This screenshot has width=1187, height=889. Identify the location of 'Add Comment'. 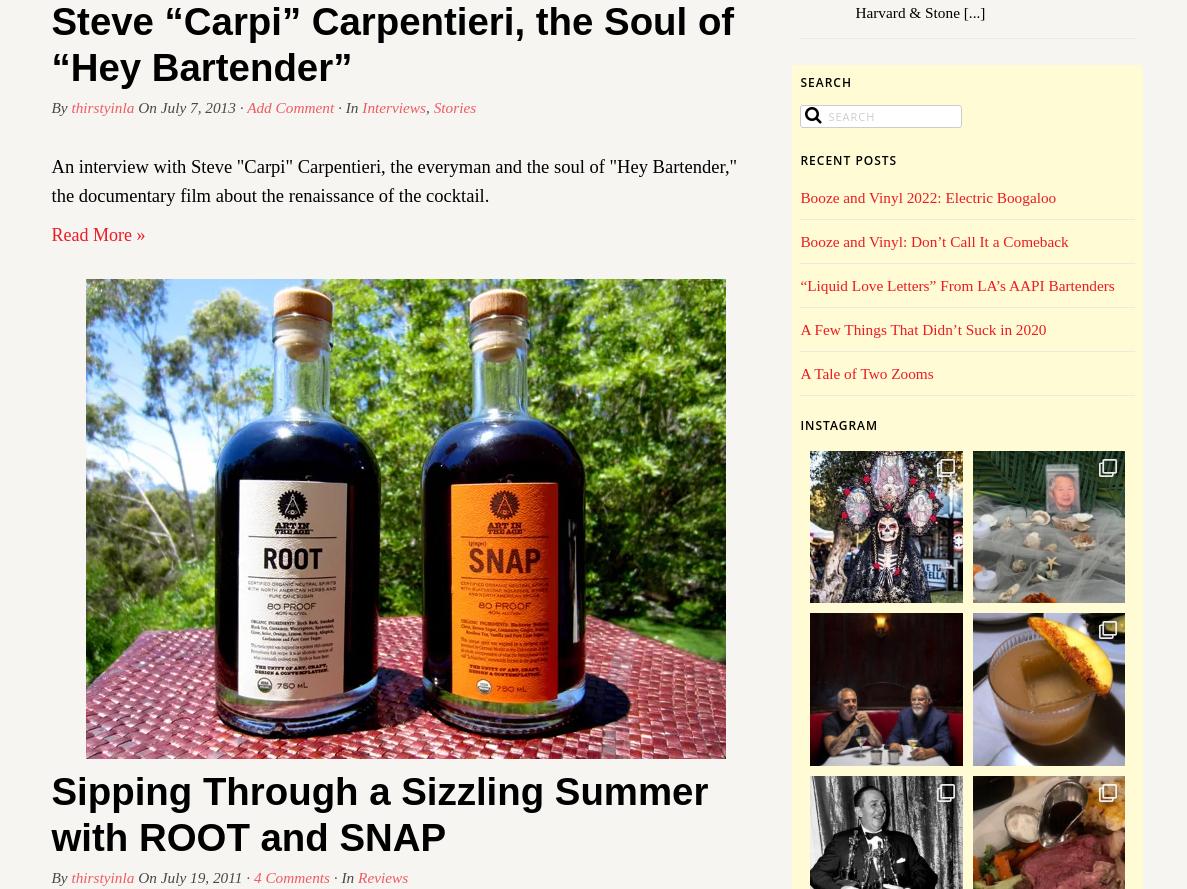
(246, 106).